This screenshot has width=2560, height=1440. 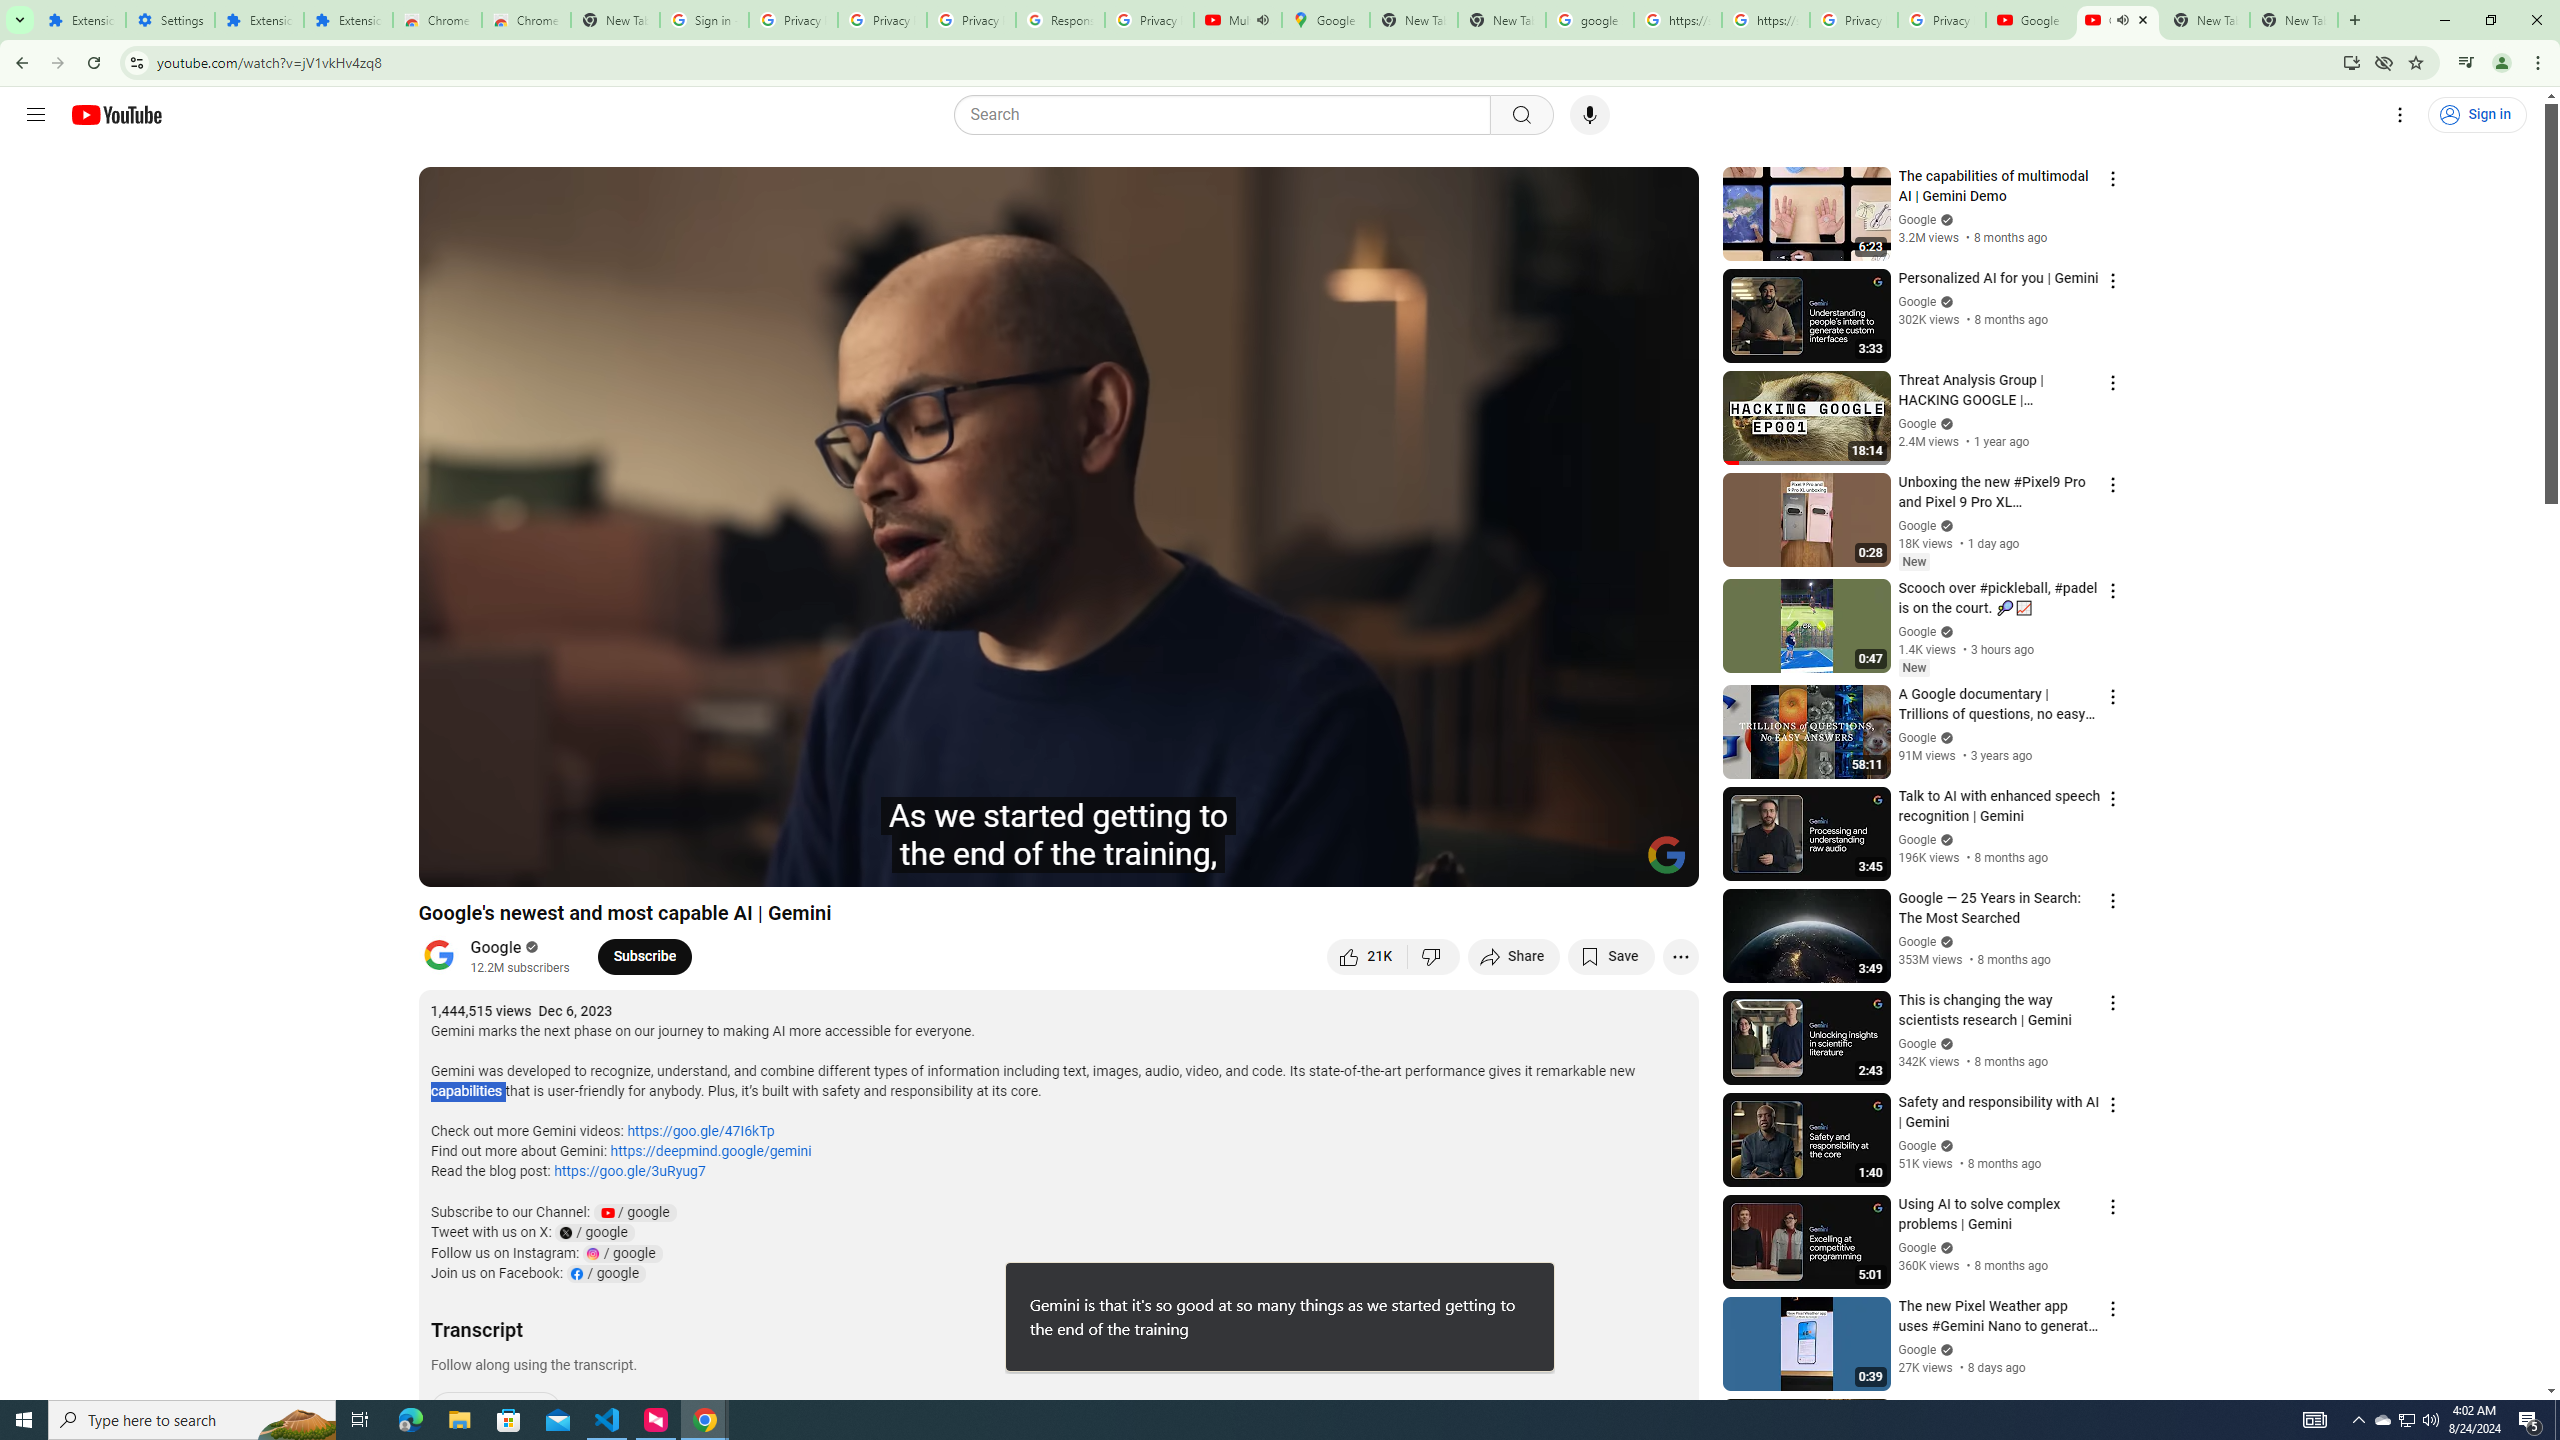 I want to click on 'Share', so click(x=1513, y=955).